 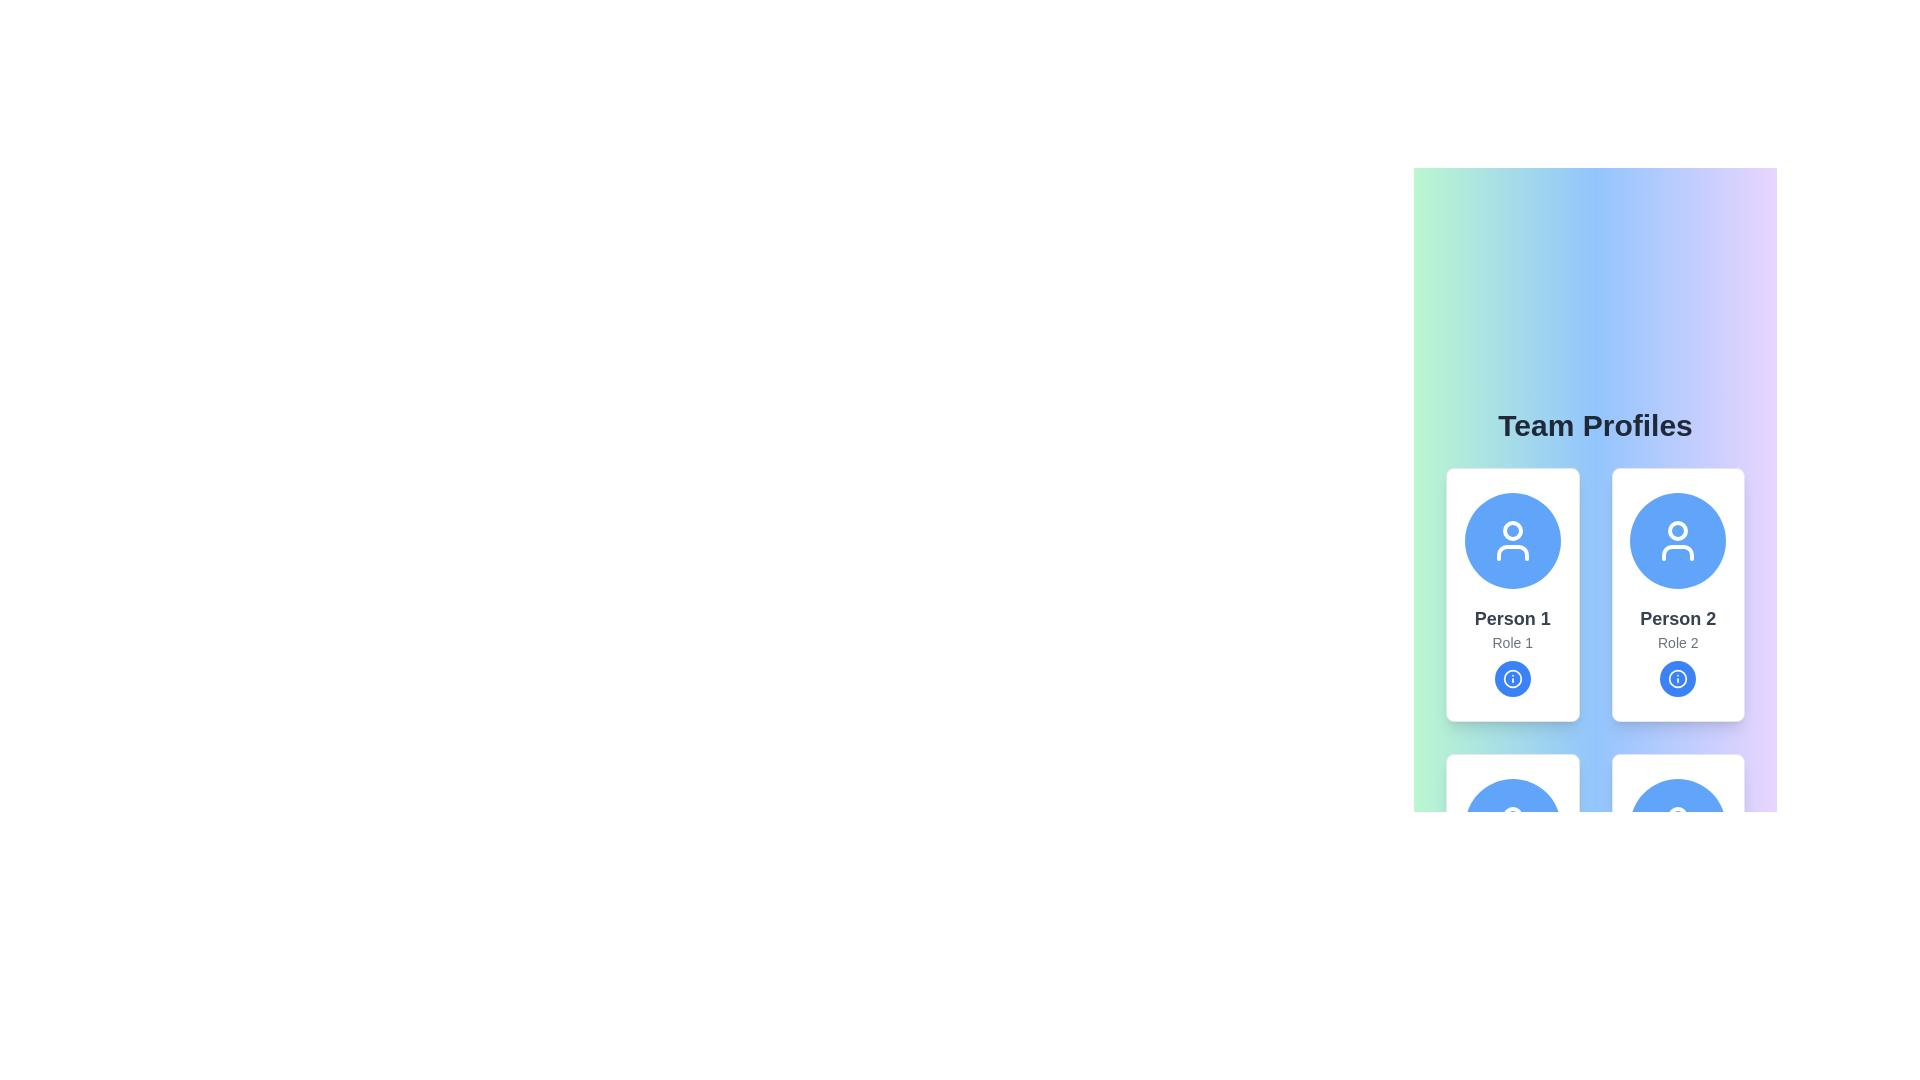 What do you see at coordinates (1678, 677) in the screenshot?
I see `the button at the bottom center of the card representing 'Person 2'` at bounding box center [1678, 677].